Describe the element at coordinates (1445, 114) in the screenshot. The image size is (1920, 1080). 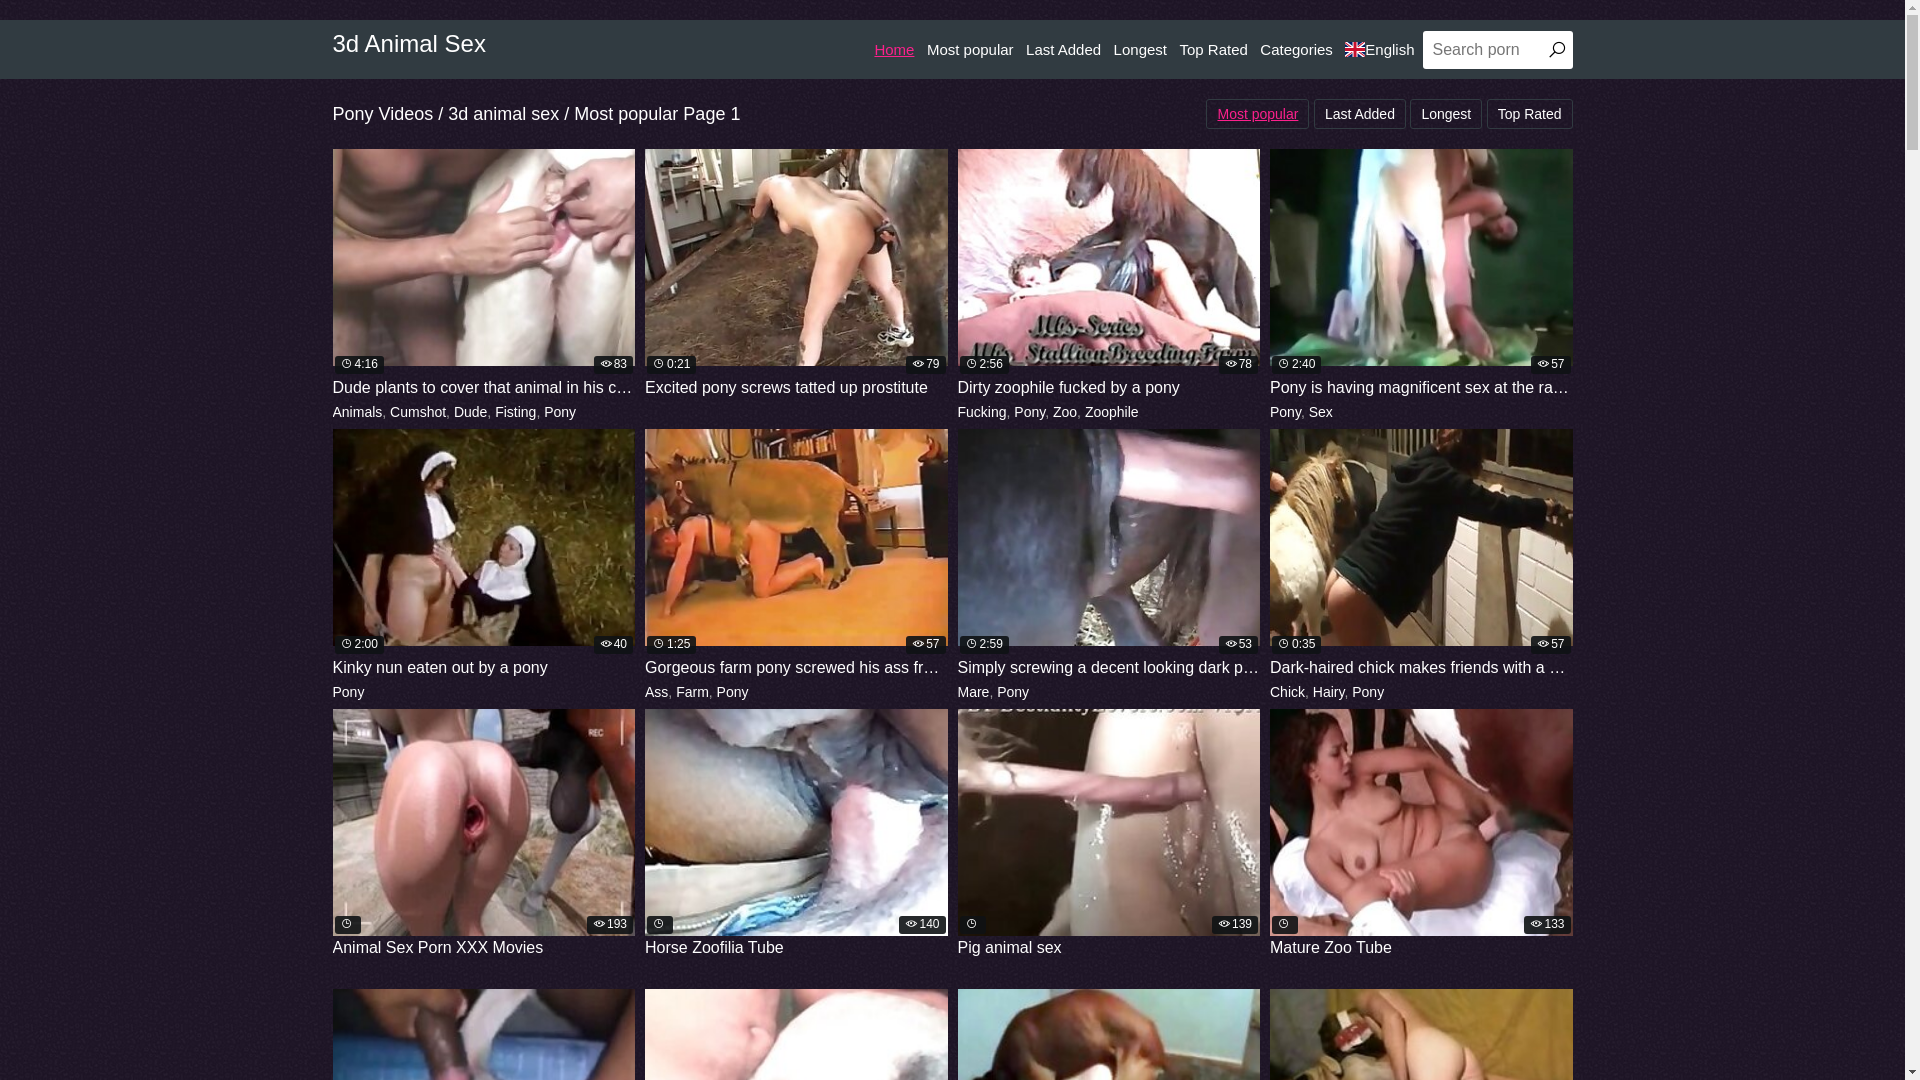
I see `'Longest'` at that location.